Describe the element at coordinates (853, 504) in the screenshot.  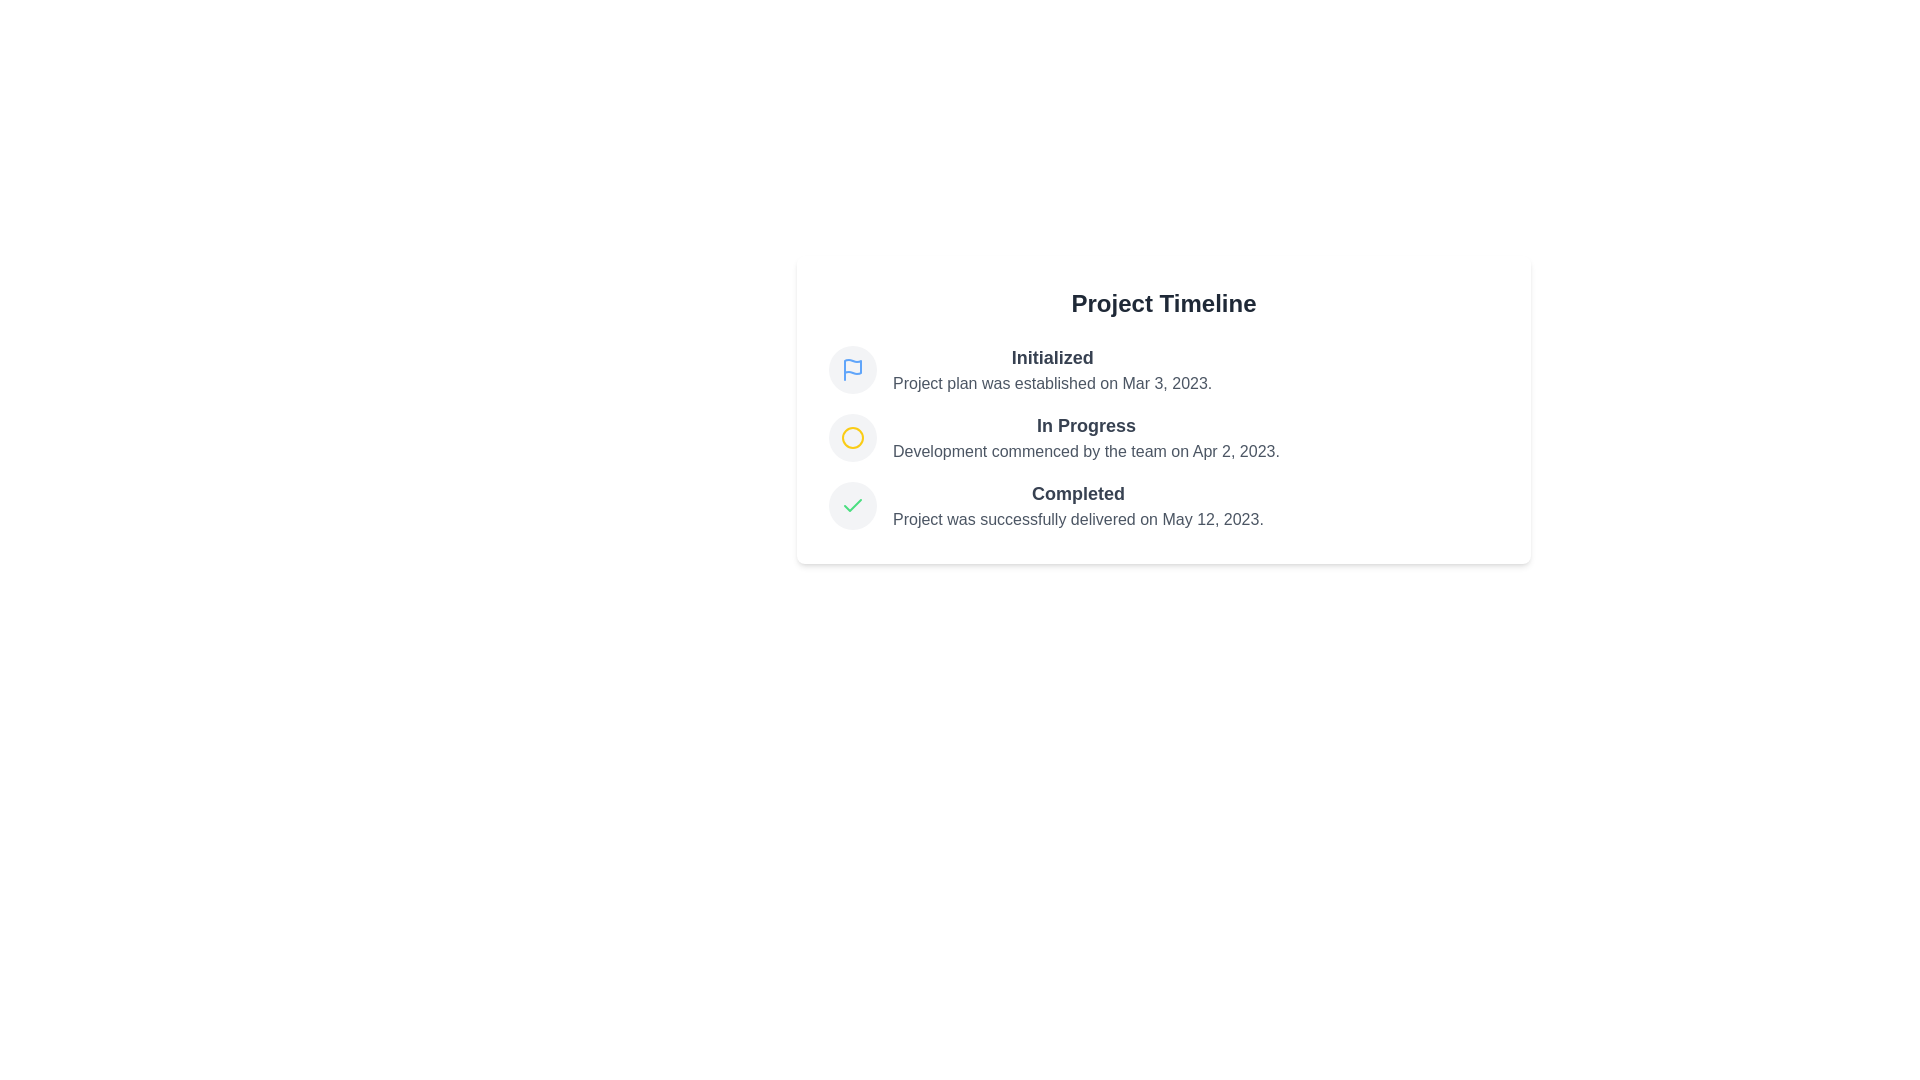
I see `the circular area icon with a light gray background and a green checkmark, located in the third row of the 'Project Timeline' list, to the left of the description 'Completed - Project was successfully delivered on May 12, 2023.'` at that location.